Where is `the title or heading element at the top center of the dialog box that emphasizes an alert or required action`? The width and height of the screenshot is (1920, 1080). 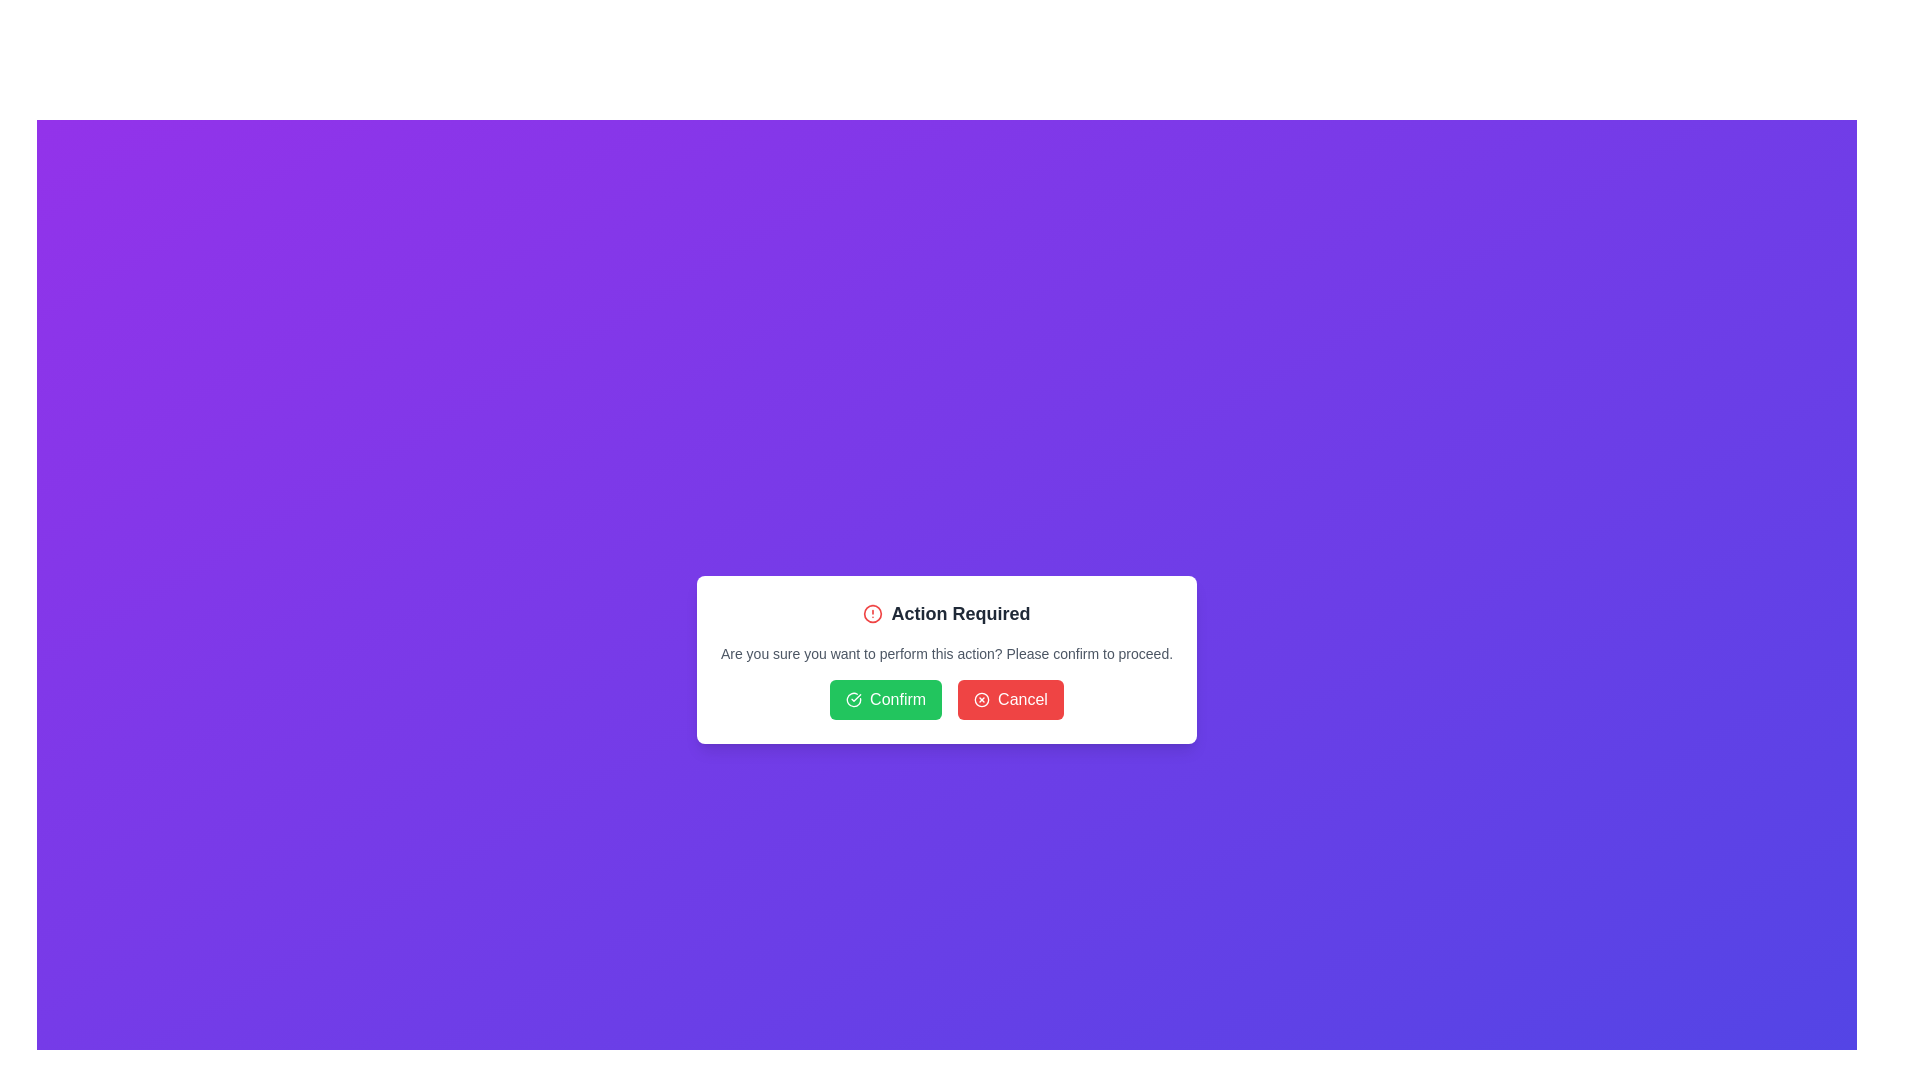
the title or heading element at the top center of the dialog box that emphasizes an alert or required action is located at coordinates (945, 612).